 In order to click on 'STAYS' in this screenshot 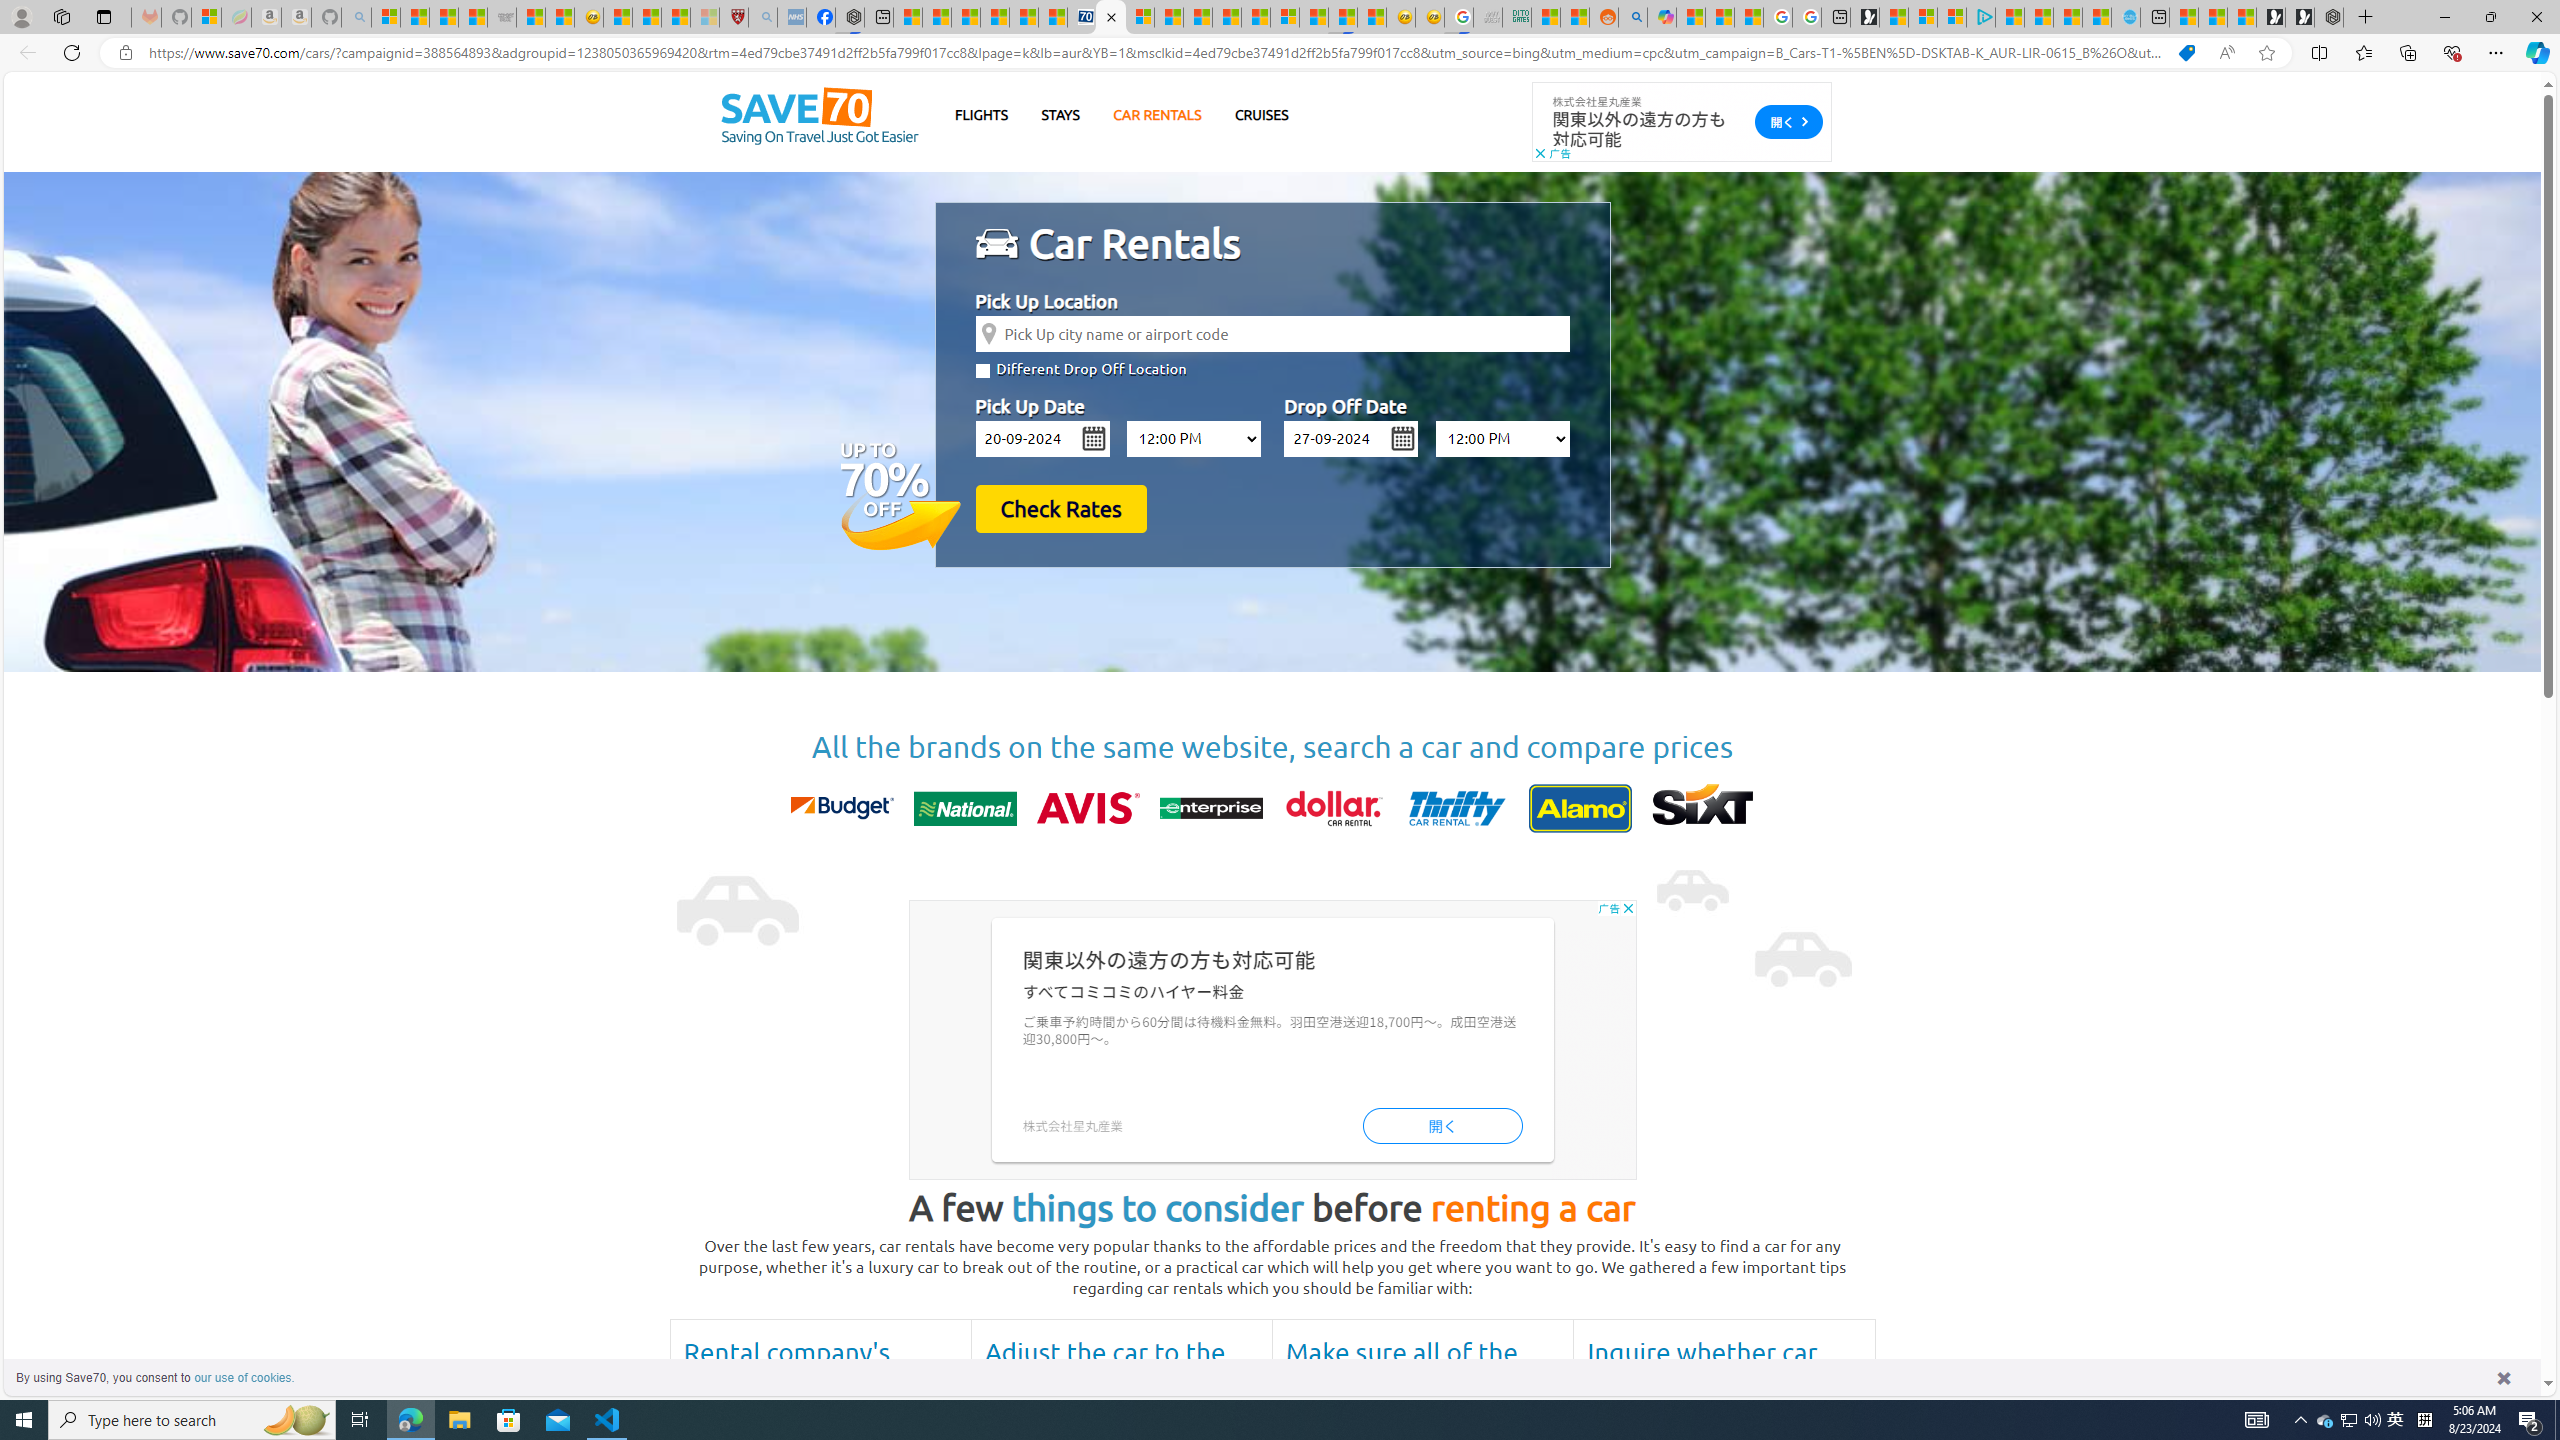, I will do `click(1060, 114)`.